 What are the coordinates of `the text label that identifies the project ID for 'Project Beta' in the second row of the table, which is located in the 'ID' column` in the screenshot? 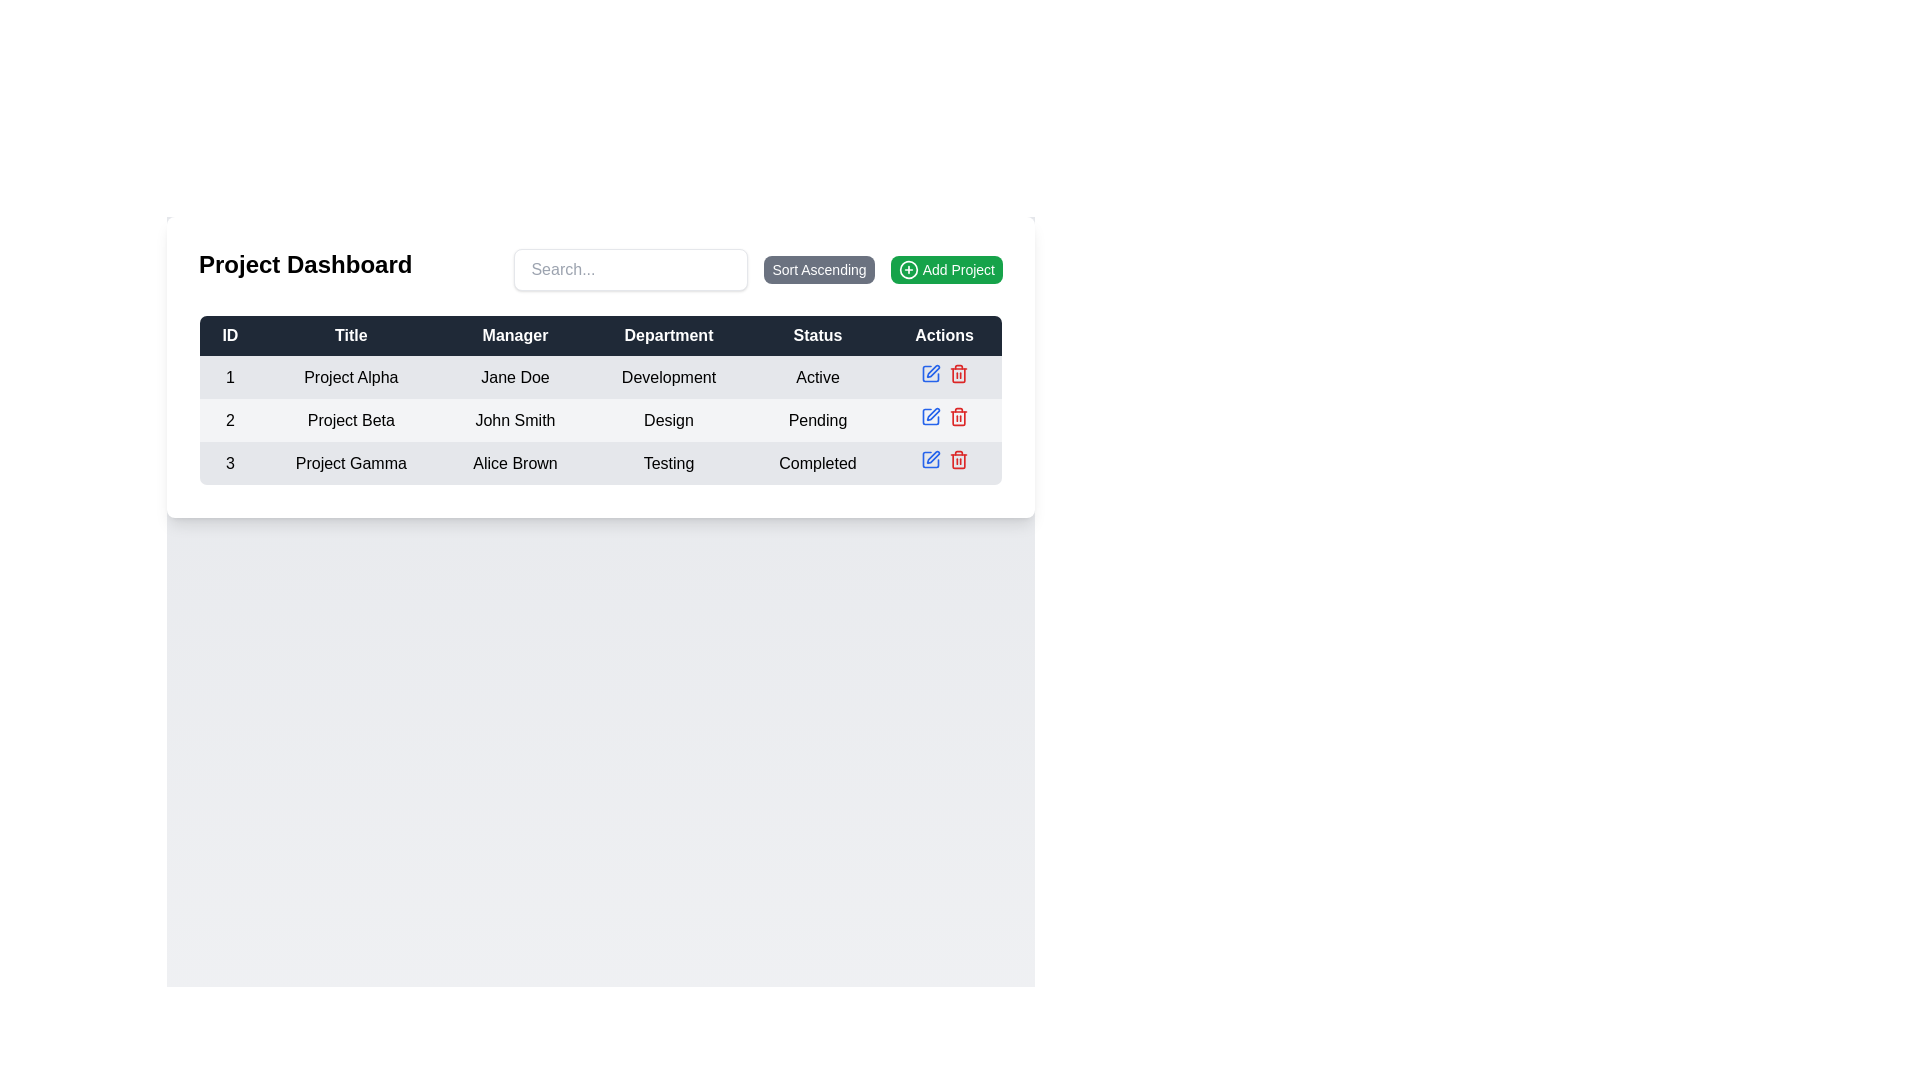 It's located at (230, 419).